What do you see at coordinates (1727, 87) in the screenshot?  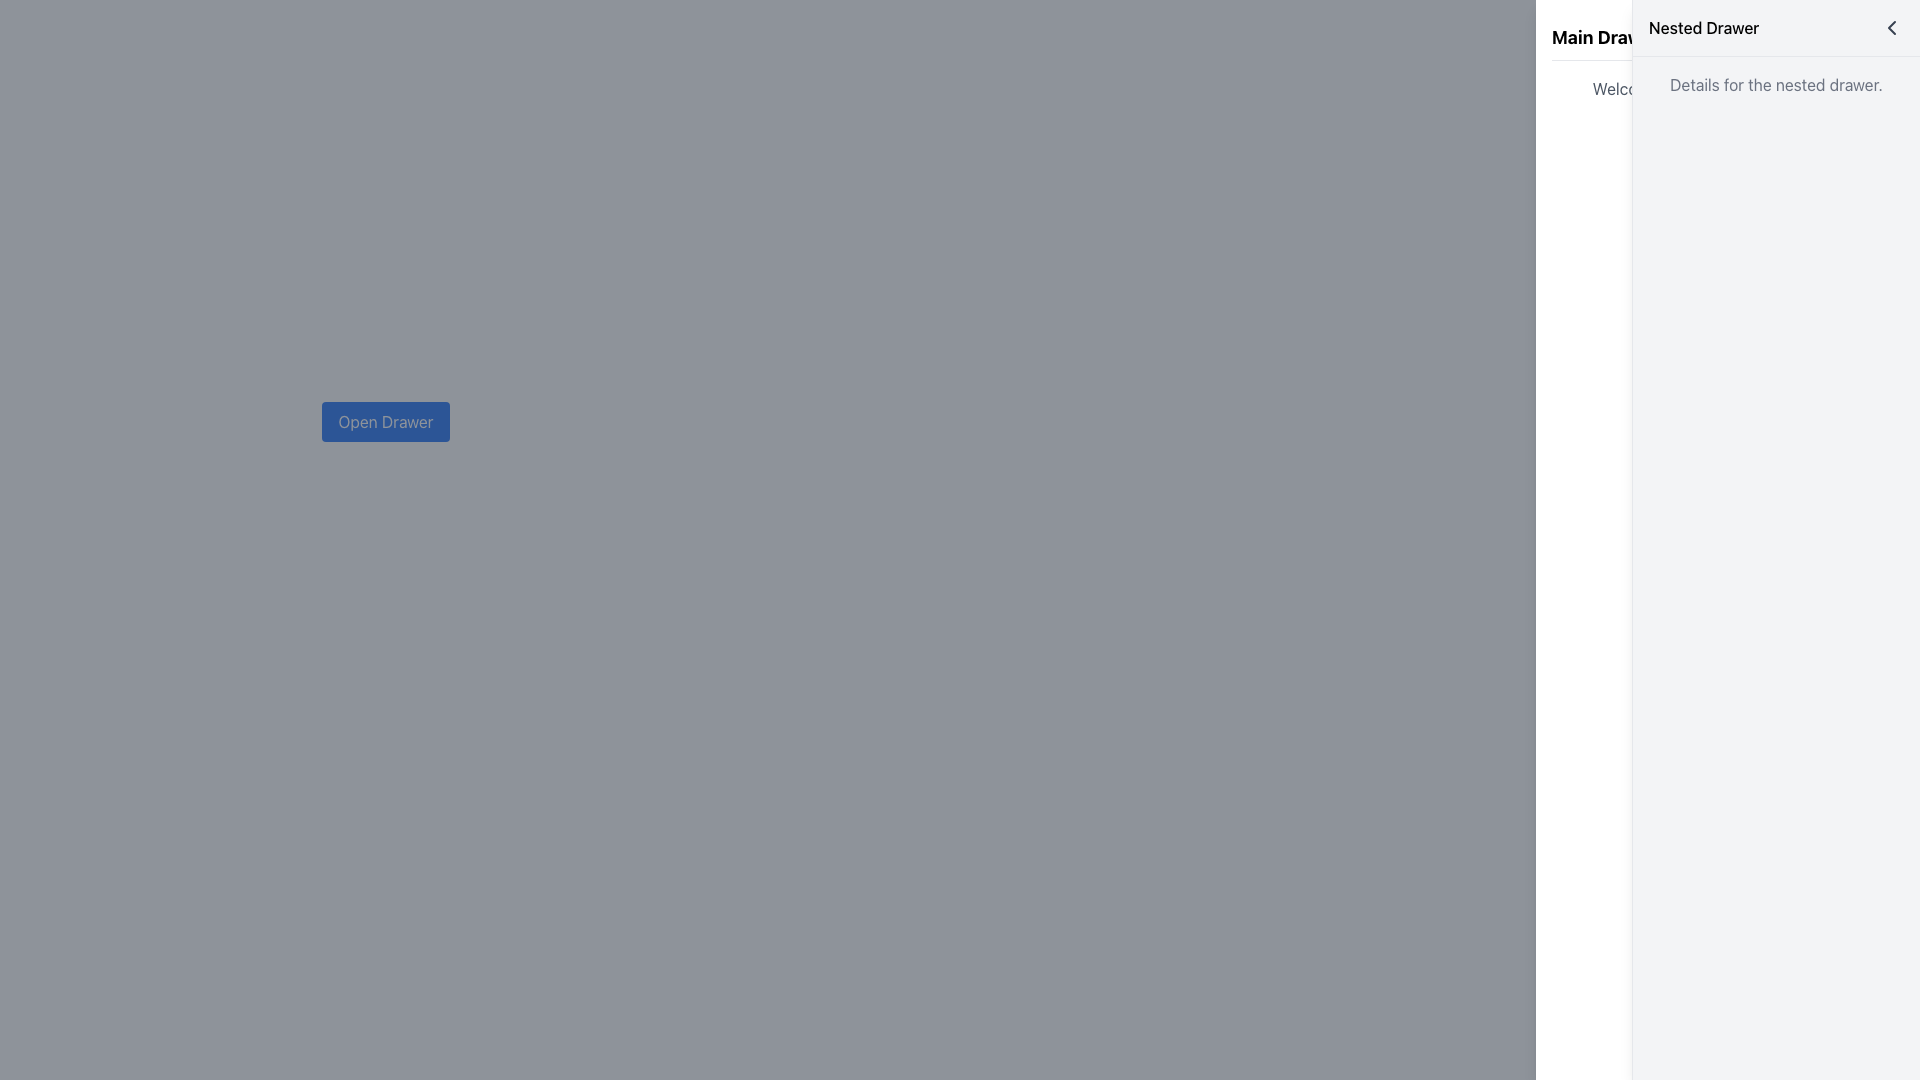 I see `the static label displaying the welcome message in the right drawer, located below 'Main Drawer' and above the 'Open Nested Drawer' button` at bounding box center [1727, 87].